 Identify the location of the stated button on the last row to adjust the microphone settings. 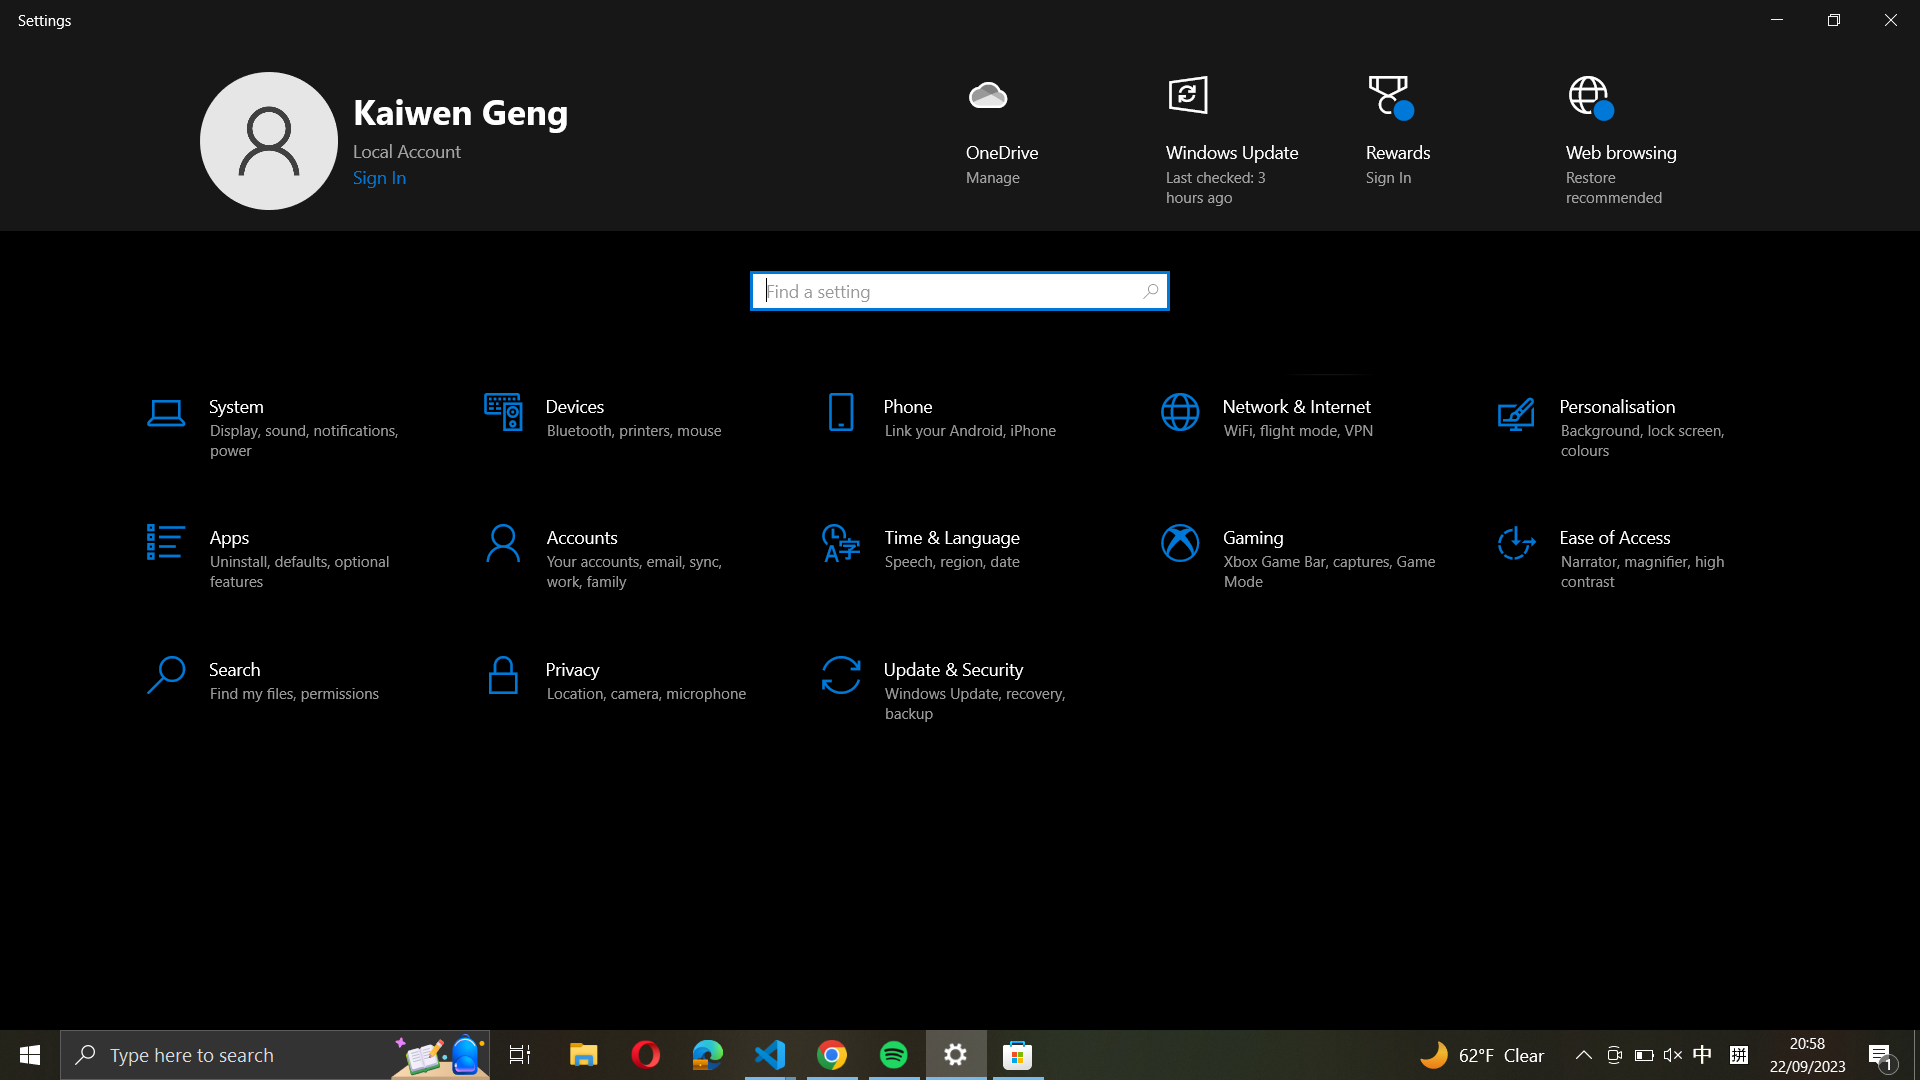
(622, 678).